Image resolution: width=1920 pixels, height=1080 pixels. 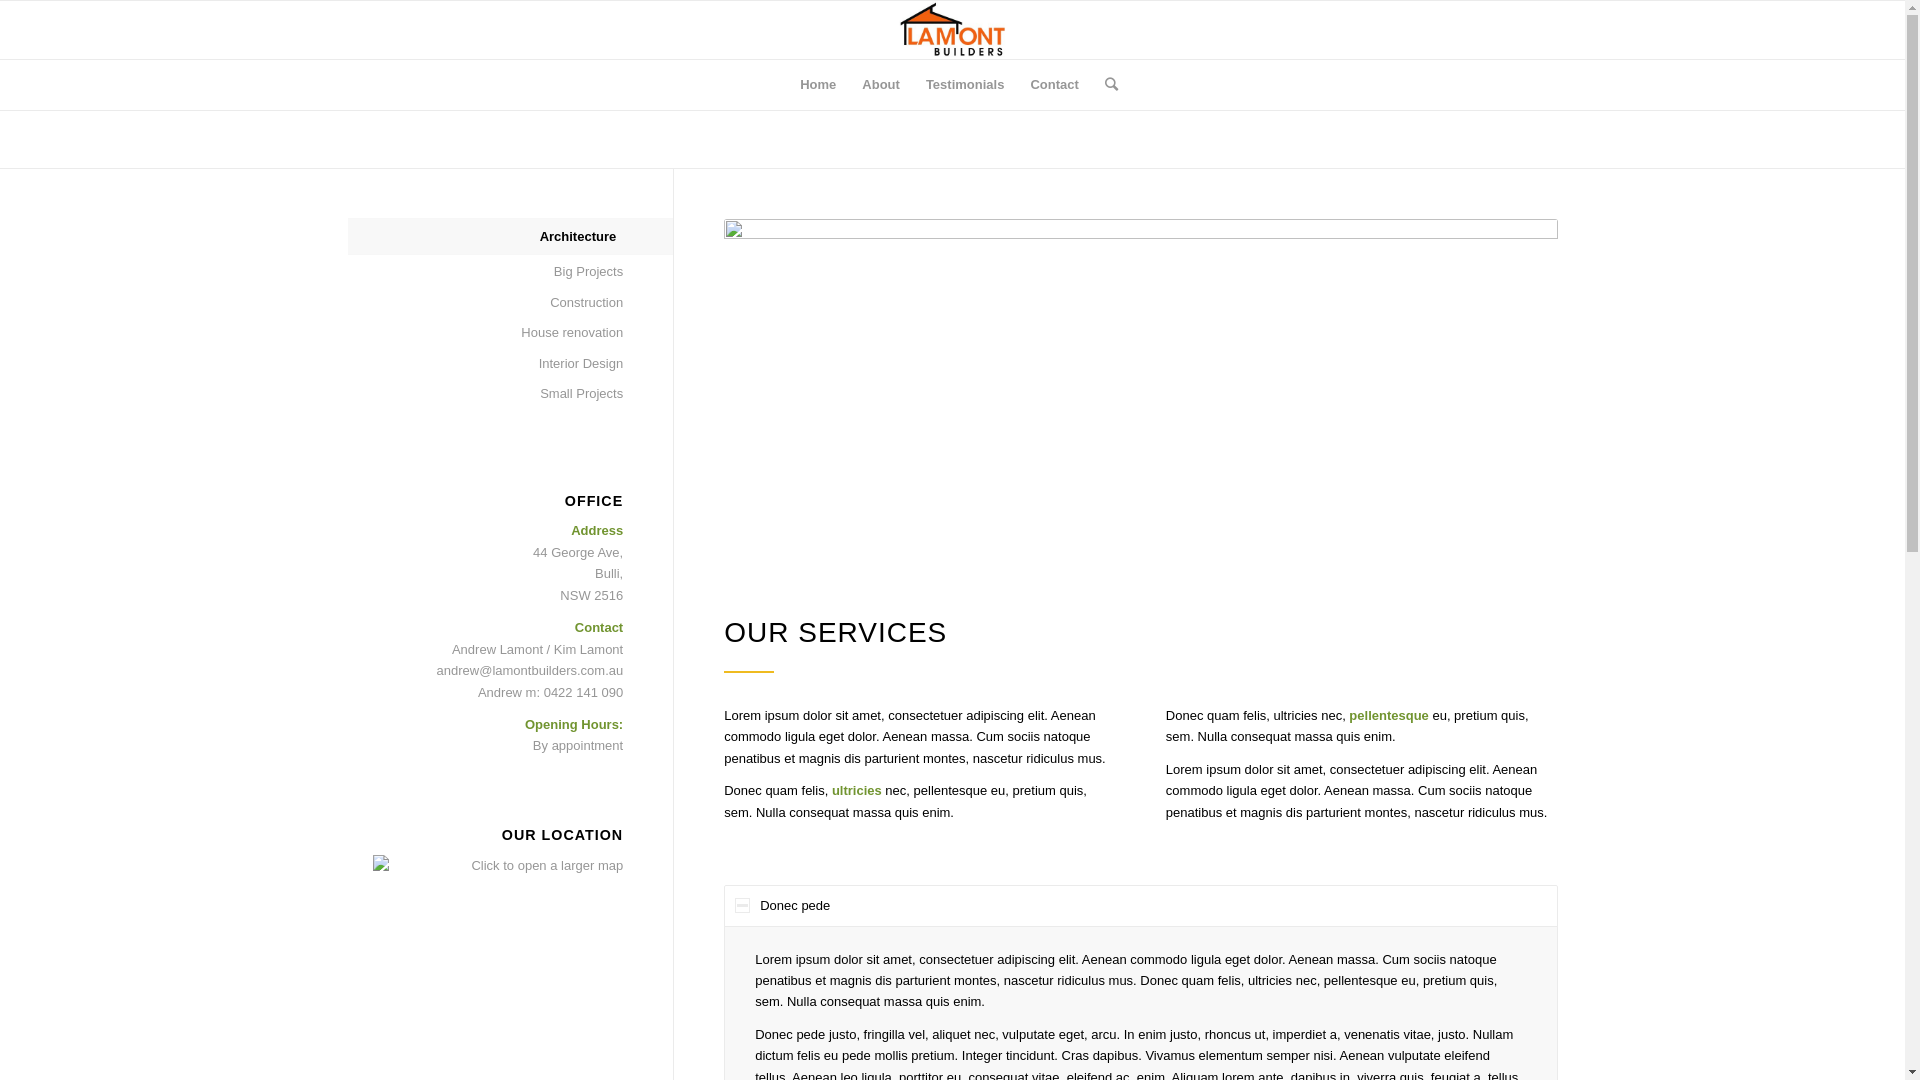 What do you see at coordinates (965, 83) in the screenshot?
I see `'Testimonials'` at bounding box center [965, 83].